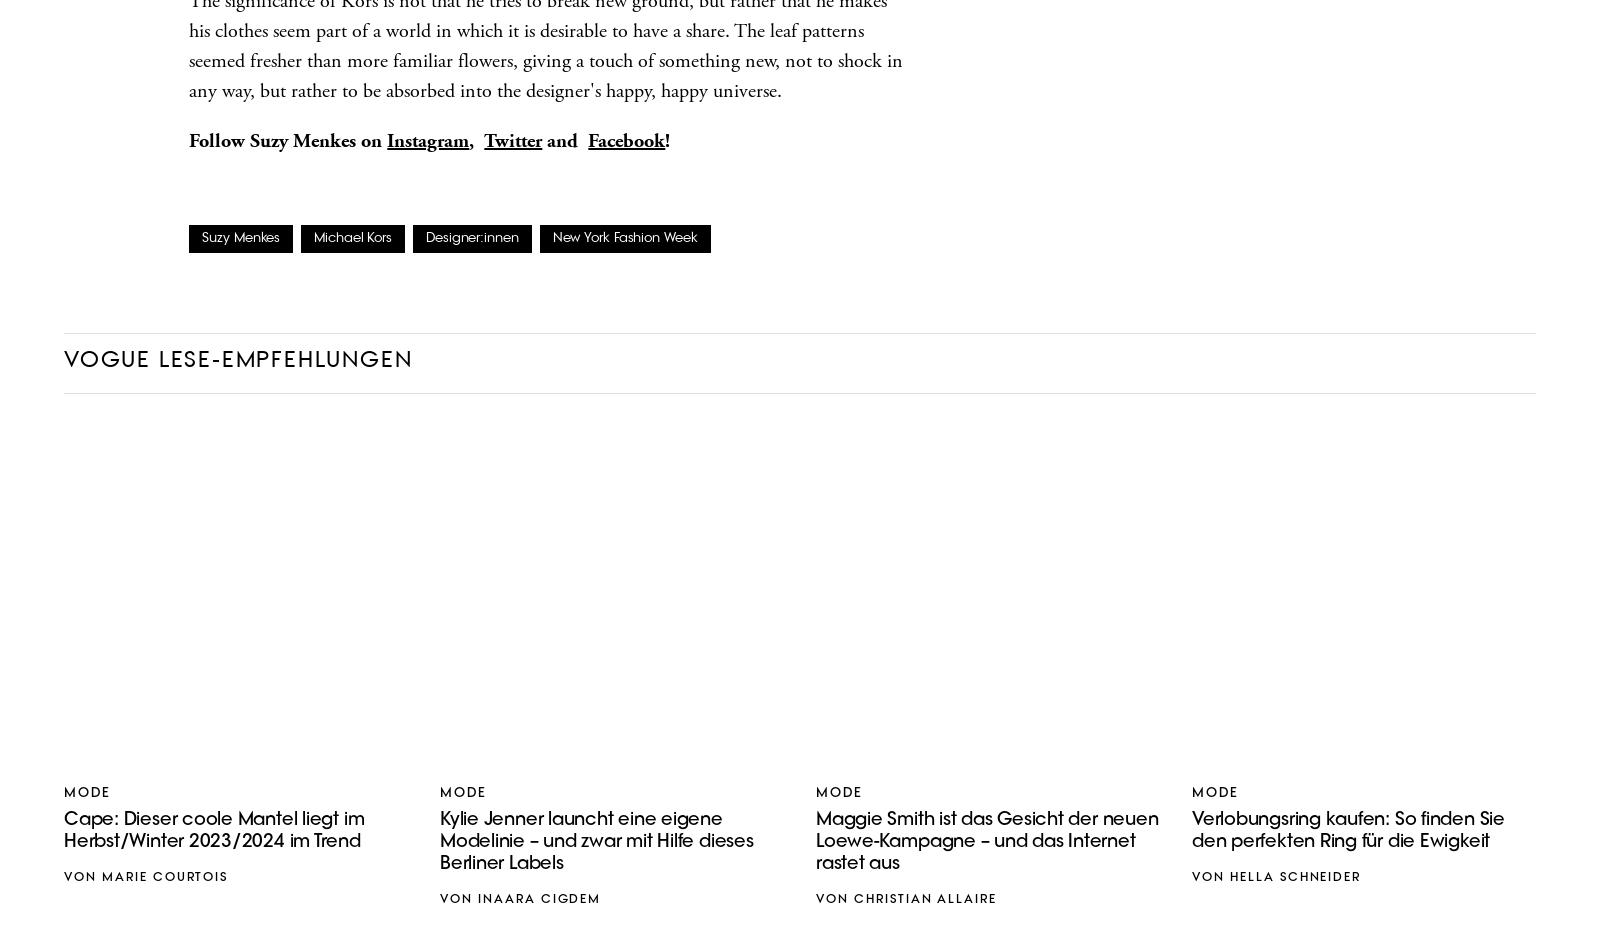  I want to click on 'New York Fashion Week', so click(624, 236).